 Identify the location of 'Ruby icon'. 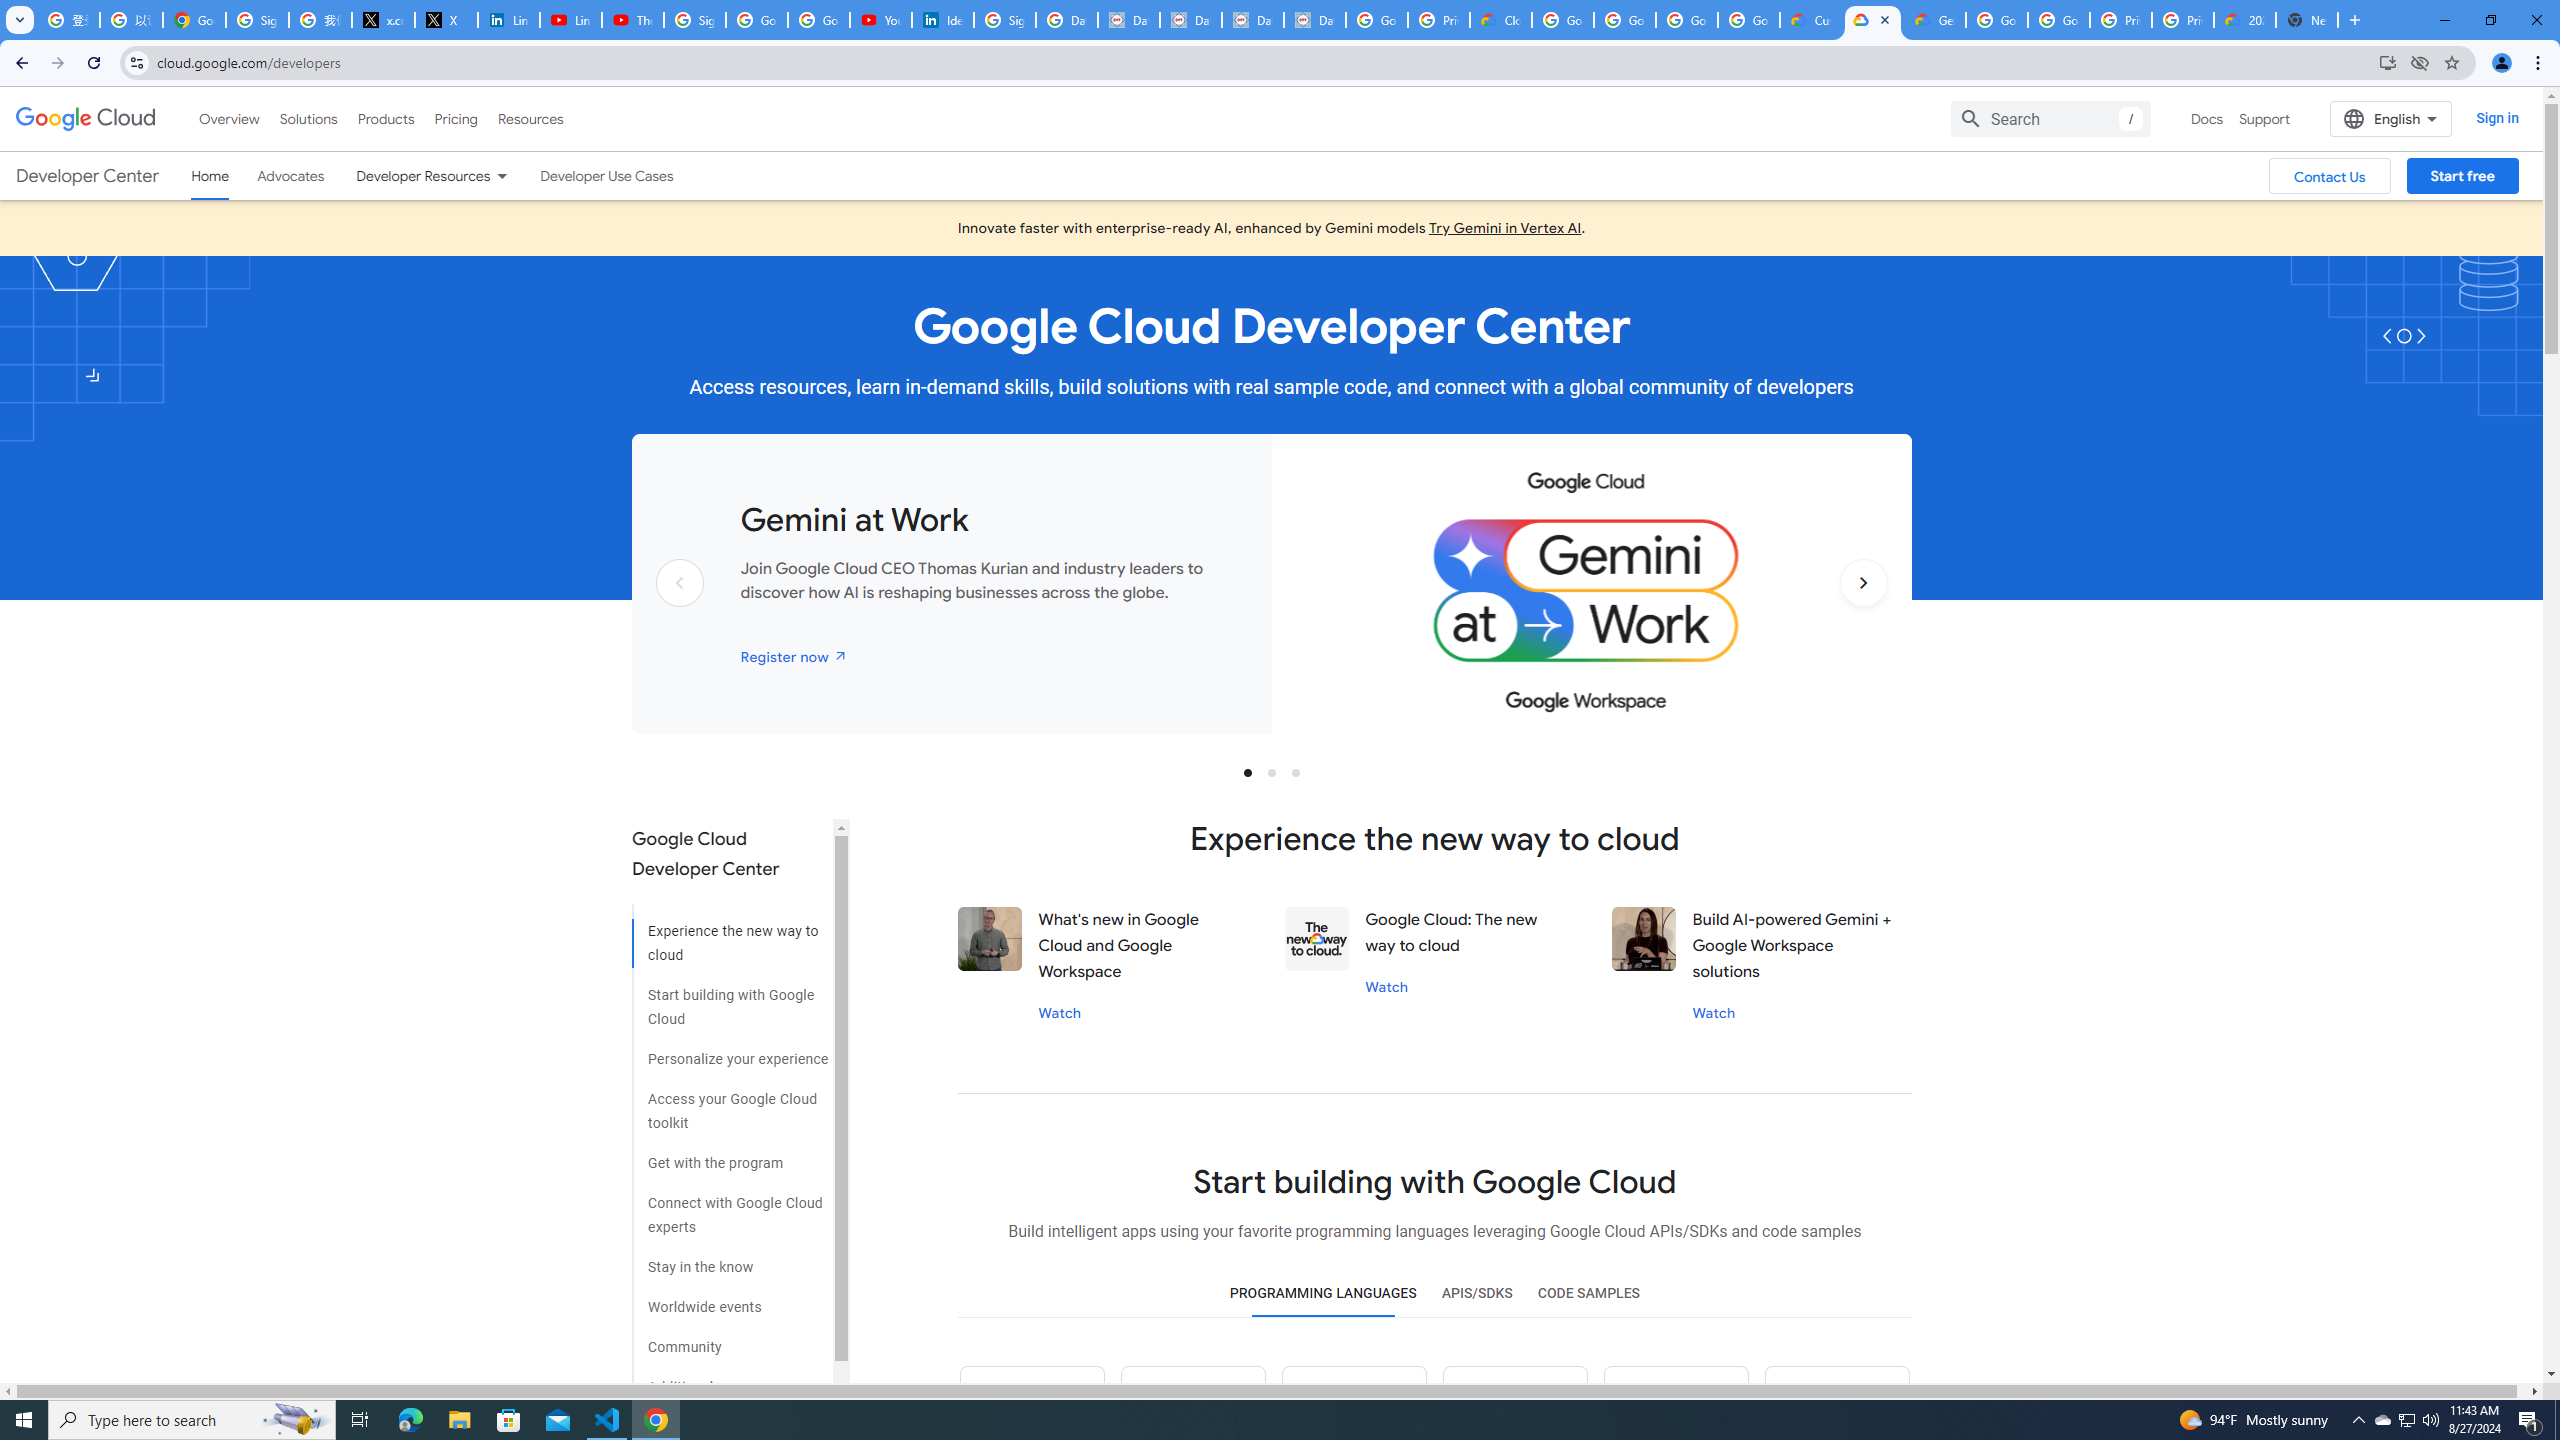
(1513, 1402).